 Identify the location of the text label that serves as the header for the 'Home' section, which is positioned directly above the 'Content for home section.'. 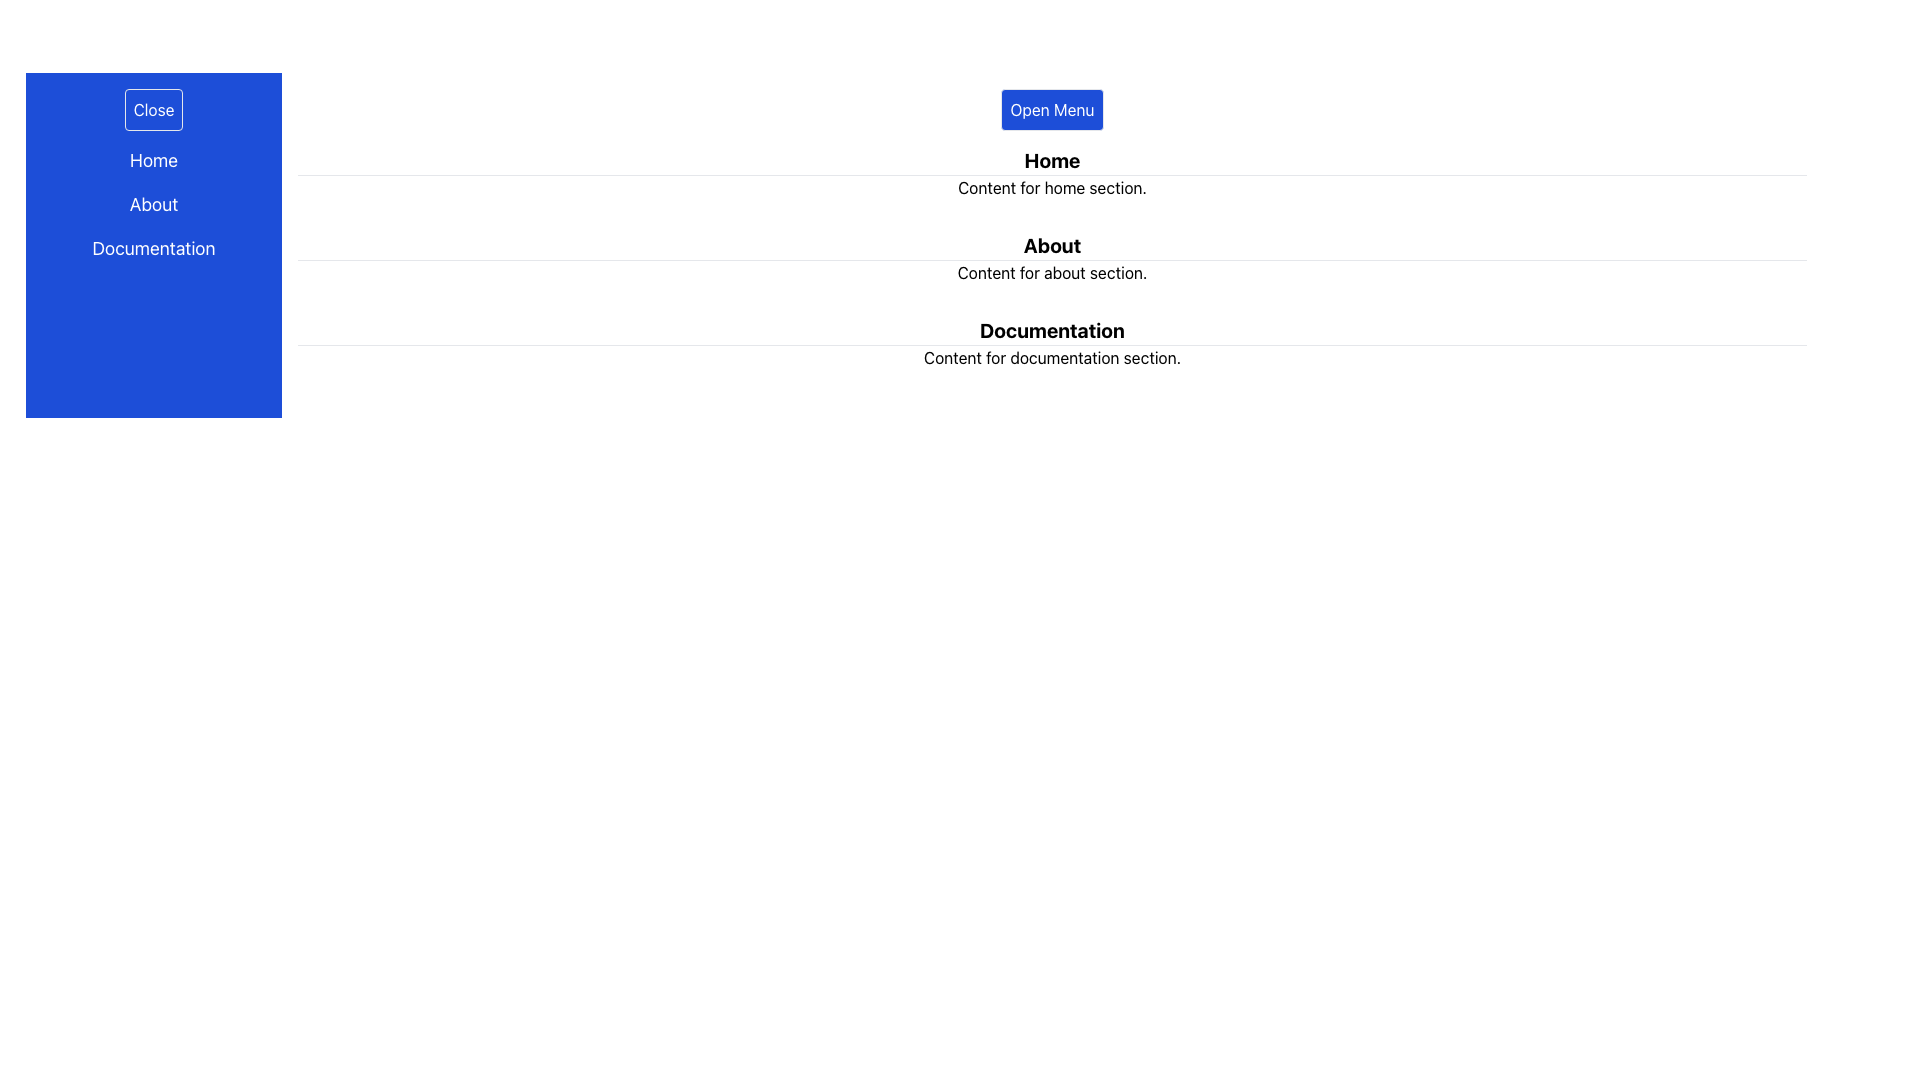
(1051, 160).